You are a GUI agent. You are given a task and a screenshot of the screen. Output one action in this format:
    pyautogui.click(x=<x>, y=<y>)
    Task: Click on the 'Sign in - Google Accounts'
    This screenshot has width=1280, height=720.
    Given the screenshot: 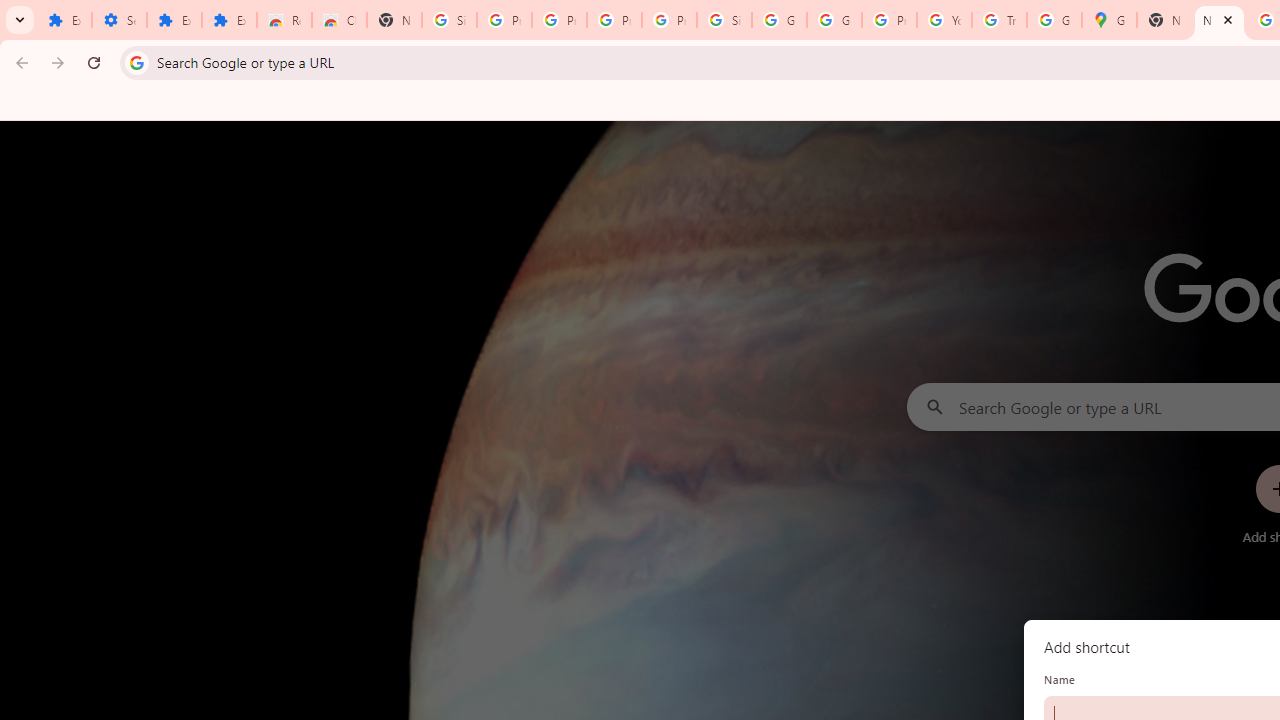 What is the action you would take?
    pyautogui.click(x=448, y=20)
    